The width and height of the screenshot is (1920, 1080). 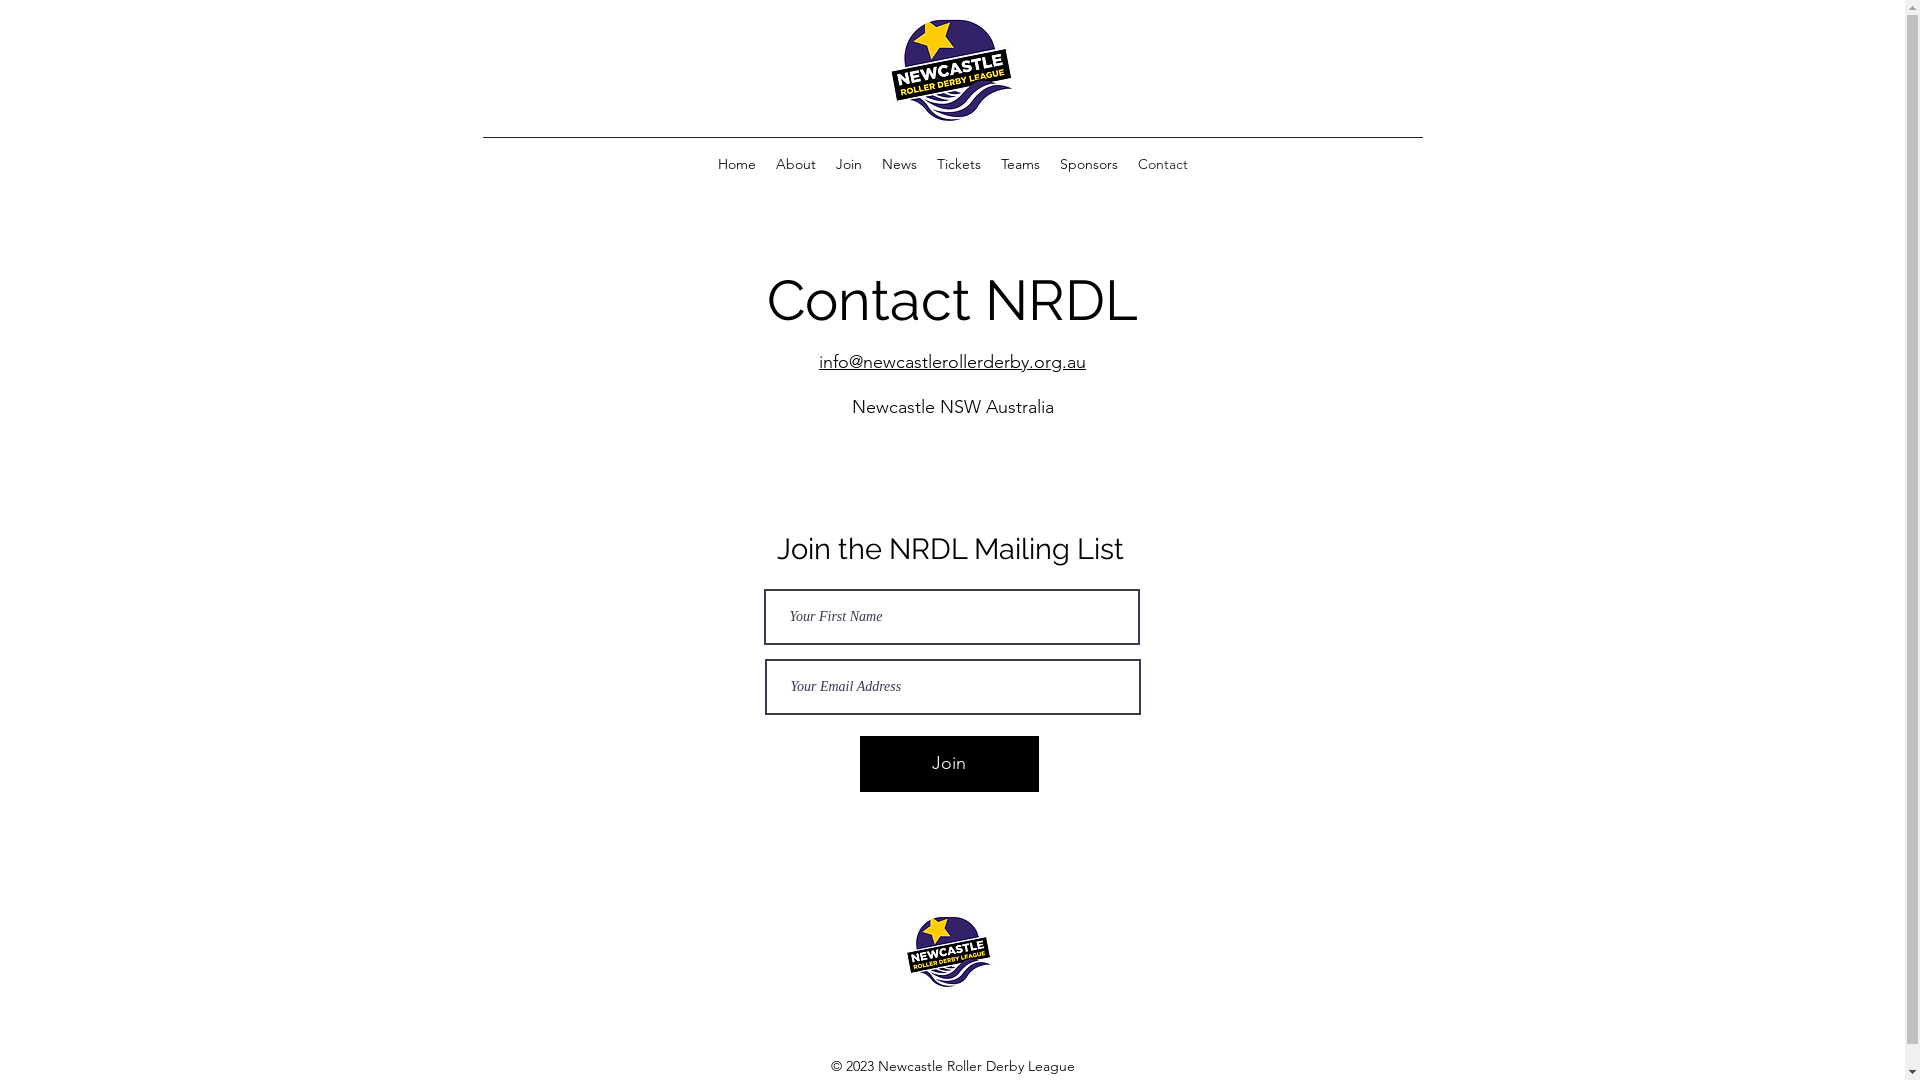 I want to click on 'Tickets', so click(x=957, y=163).